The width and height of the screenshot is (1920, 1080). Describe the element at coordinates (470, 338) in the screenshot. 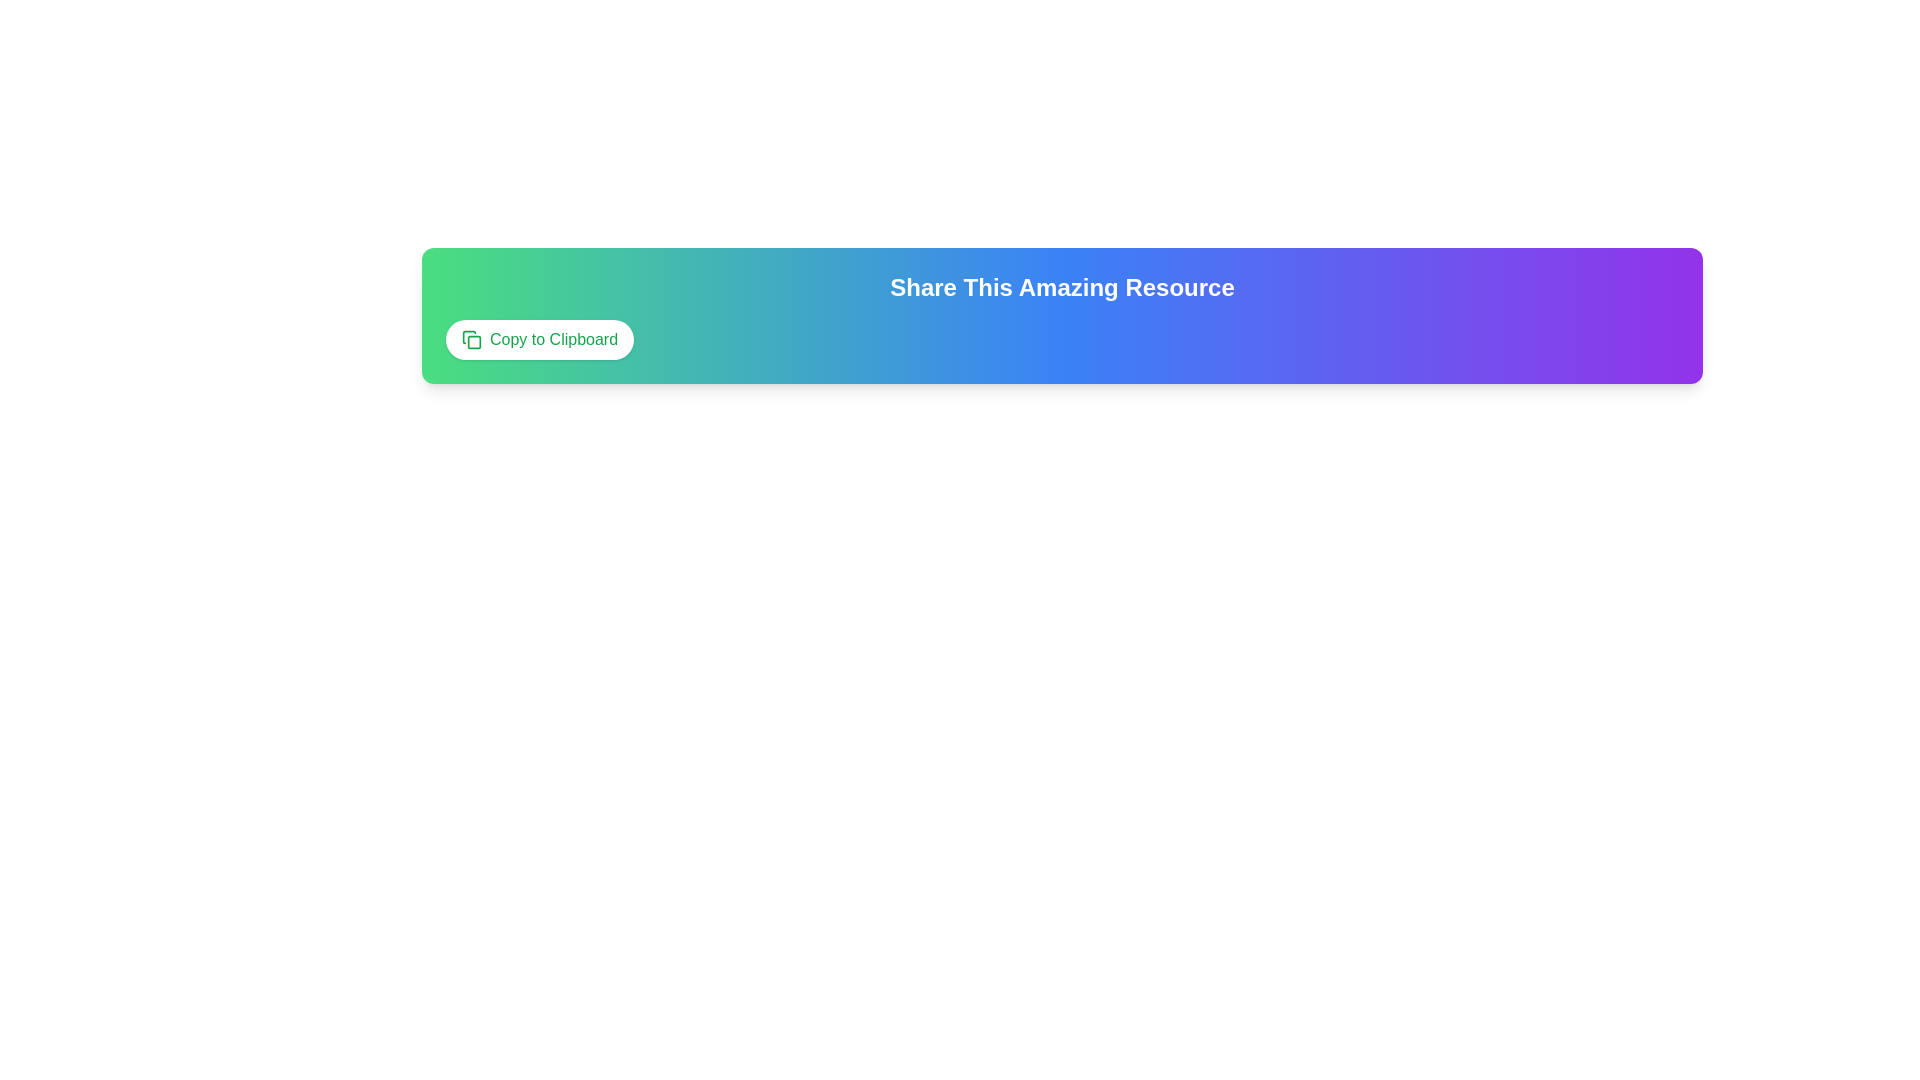

I see `the small square icon depicting two overlapping rectangles, styled as a vector graphic with a green color scheme, located within the 'Copy to Clipboard' button` at that location.